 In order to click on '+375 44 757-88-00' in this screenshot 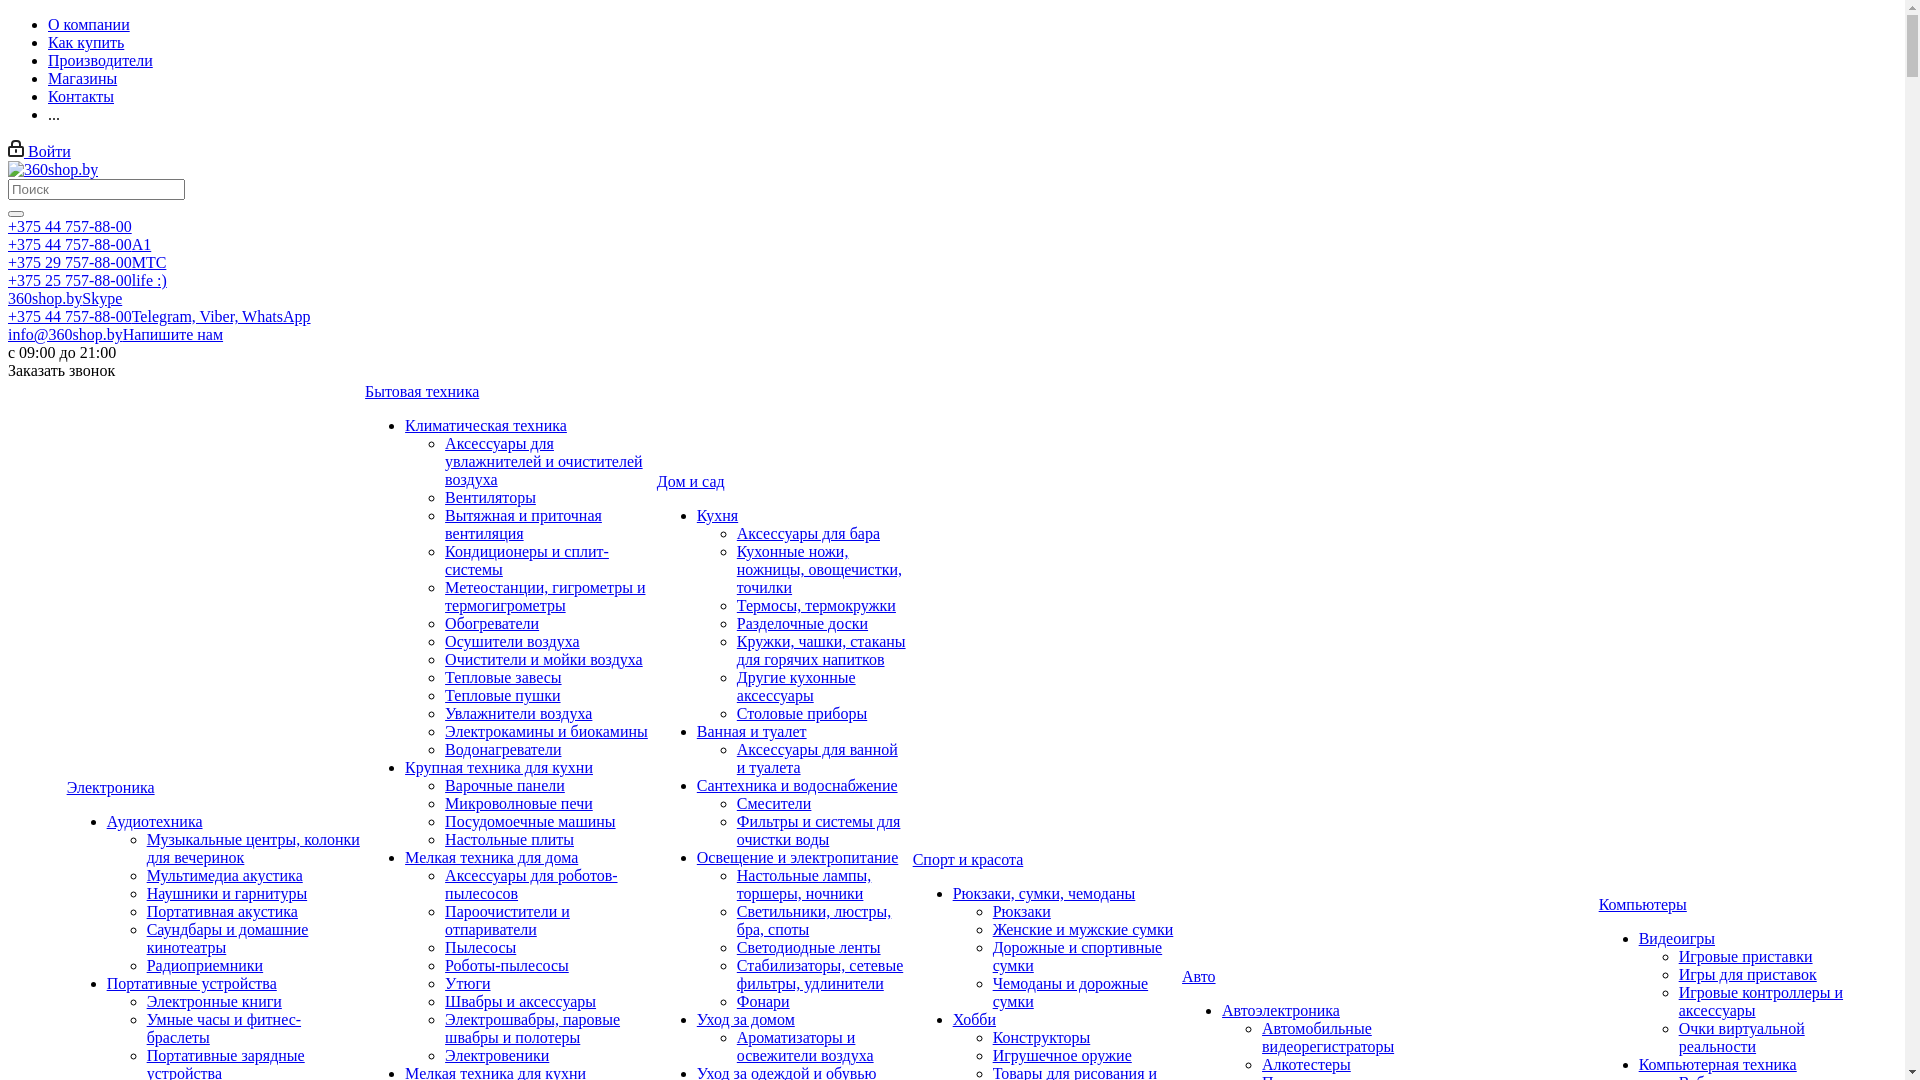, I will do `click(70, 225)`.